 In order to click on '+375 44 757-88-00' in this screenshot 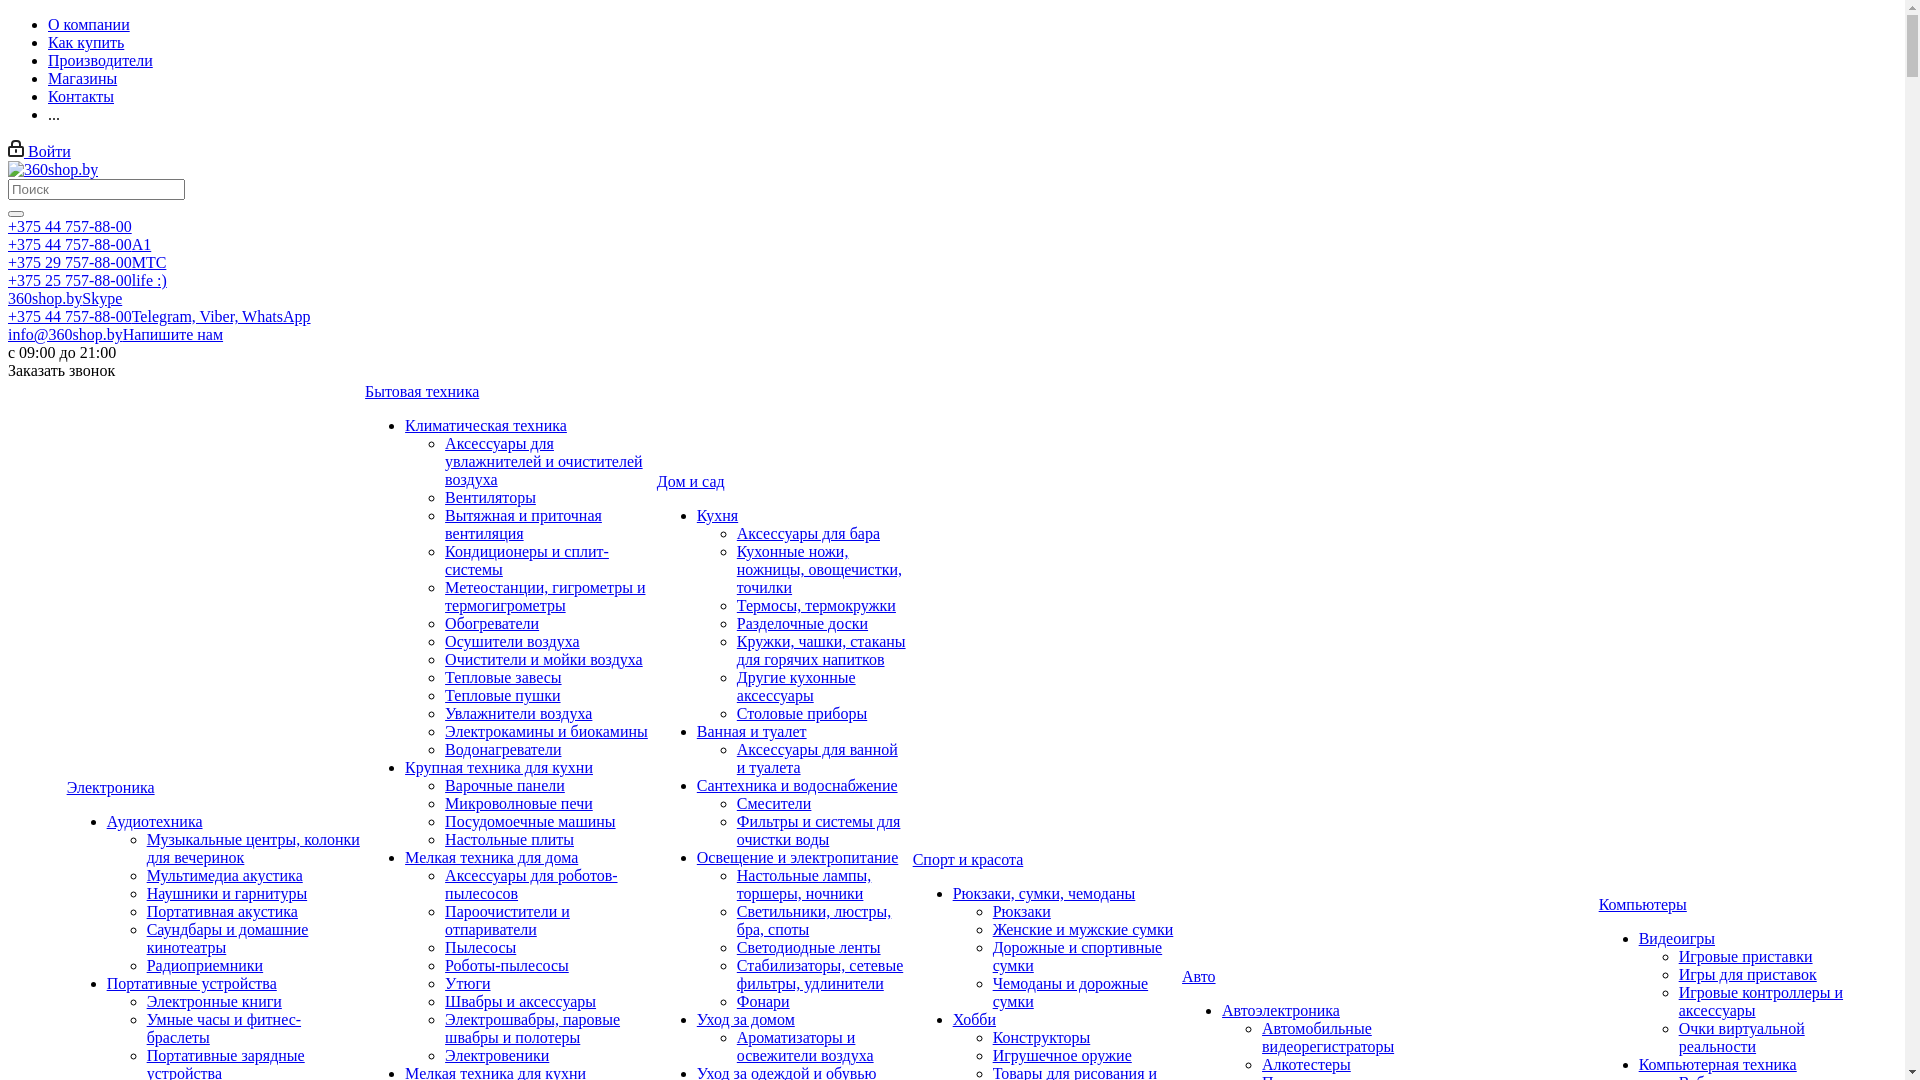, I will do `click(70, 225)`.